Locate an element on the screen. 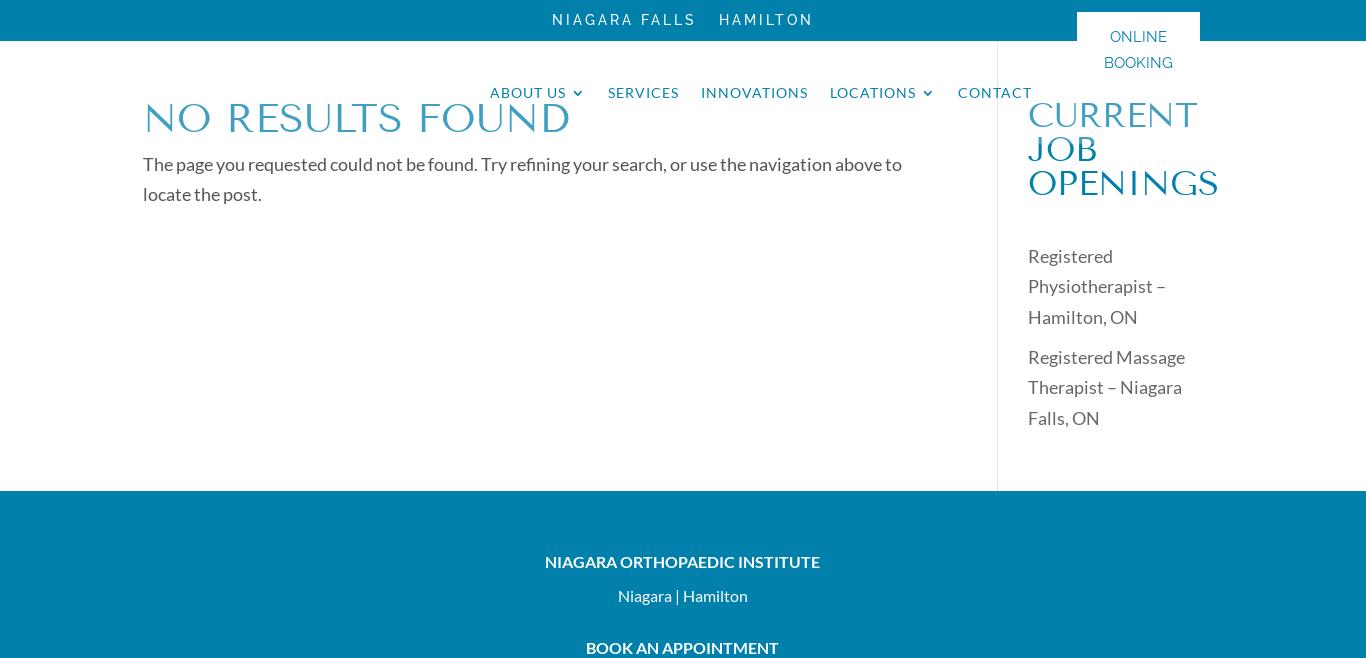  'Registered Massage Therapist – Niagara Falls, ON' is located at coordinates (1025, 386).